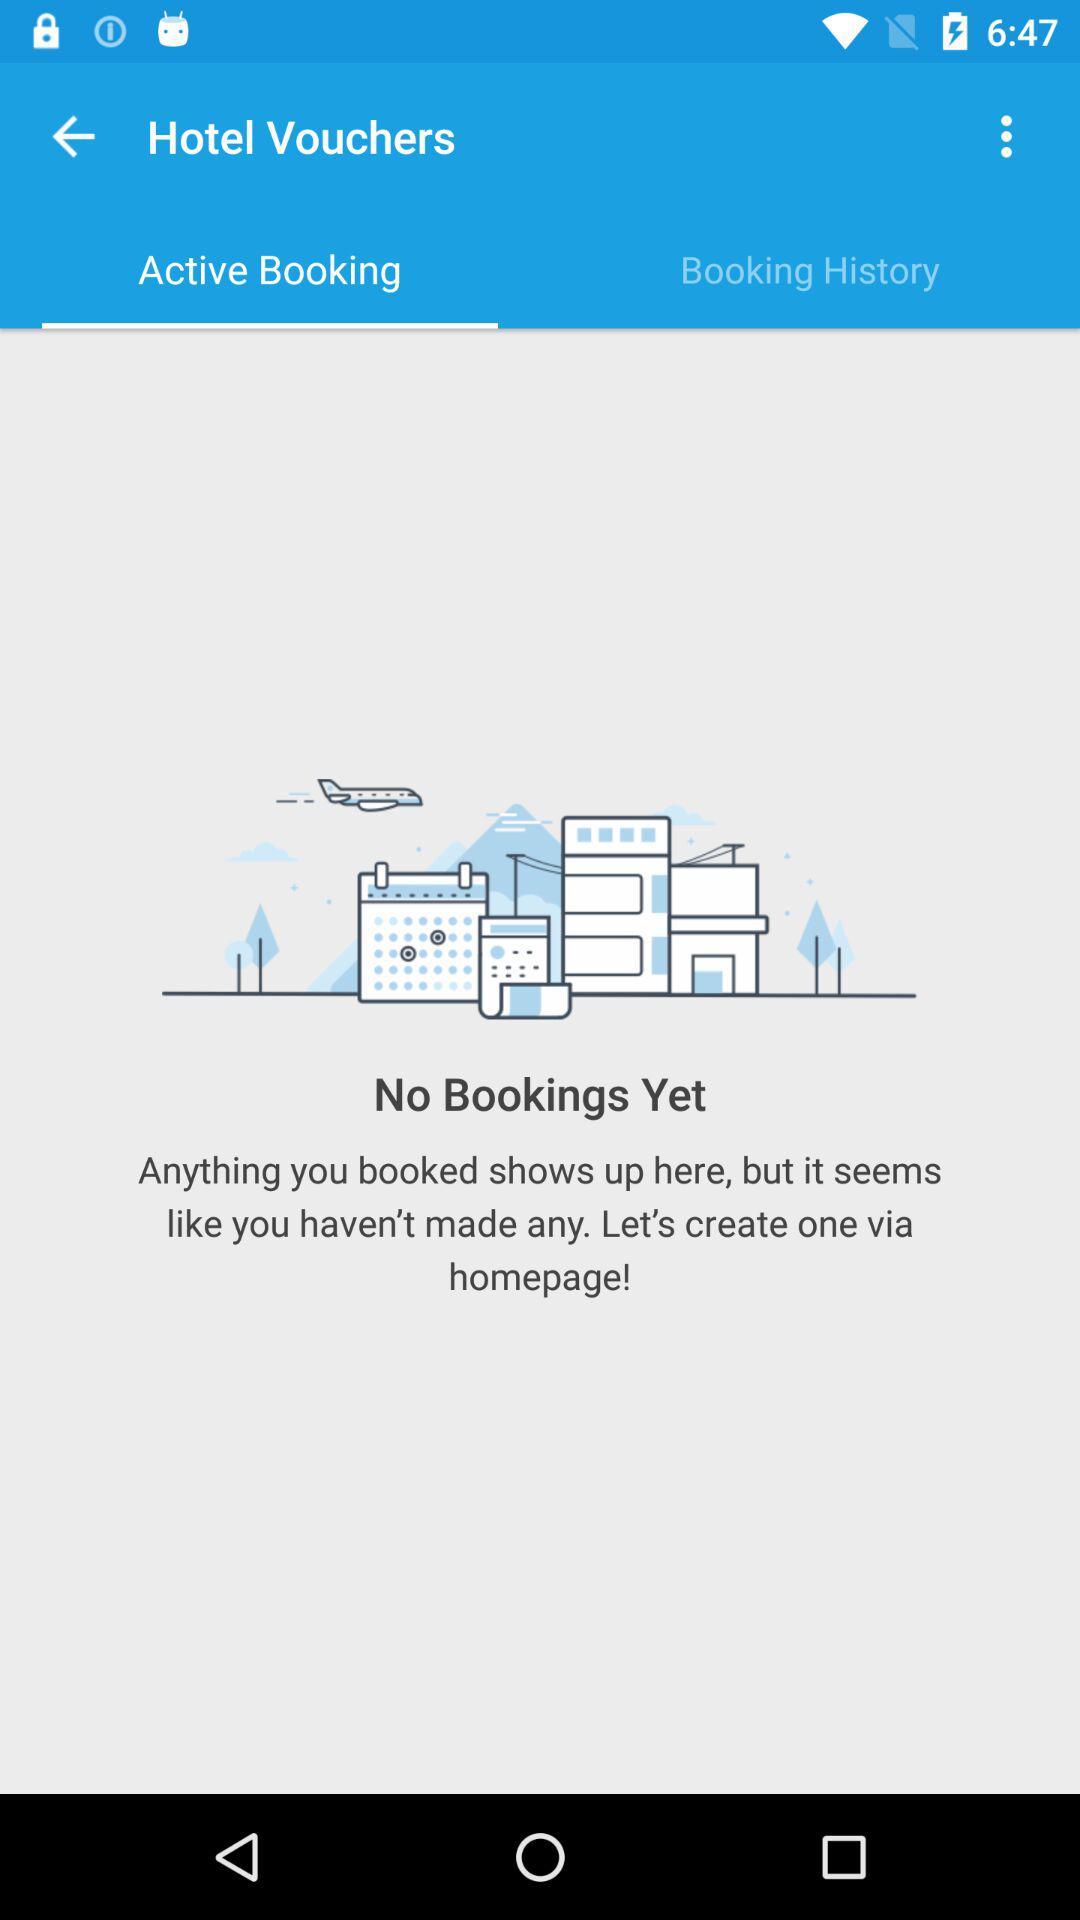 Image resolution: width=1080 pixels, height=1920 pixels. I want to click on the item next to the hotel vouchers icon, so click(1006, 135).